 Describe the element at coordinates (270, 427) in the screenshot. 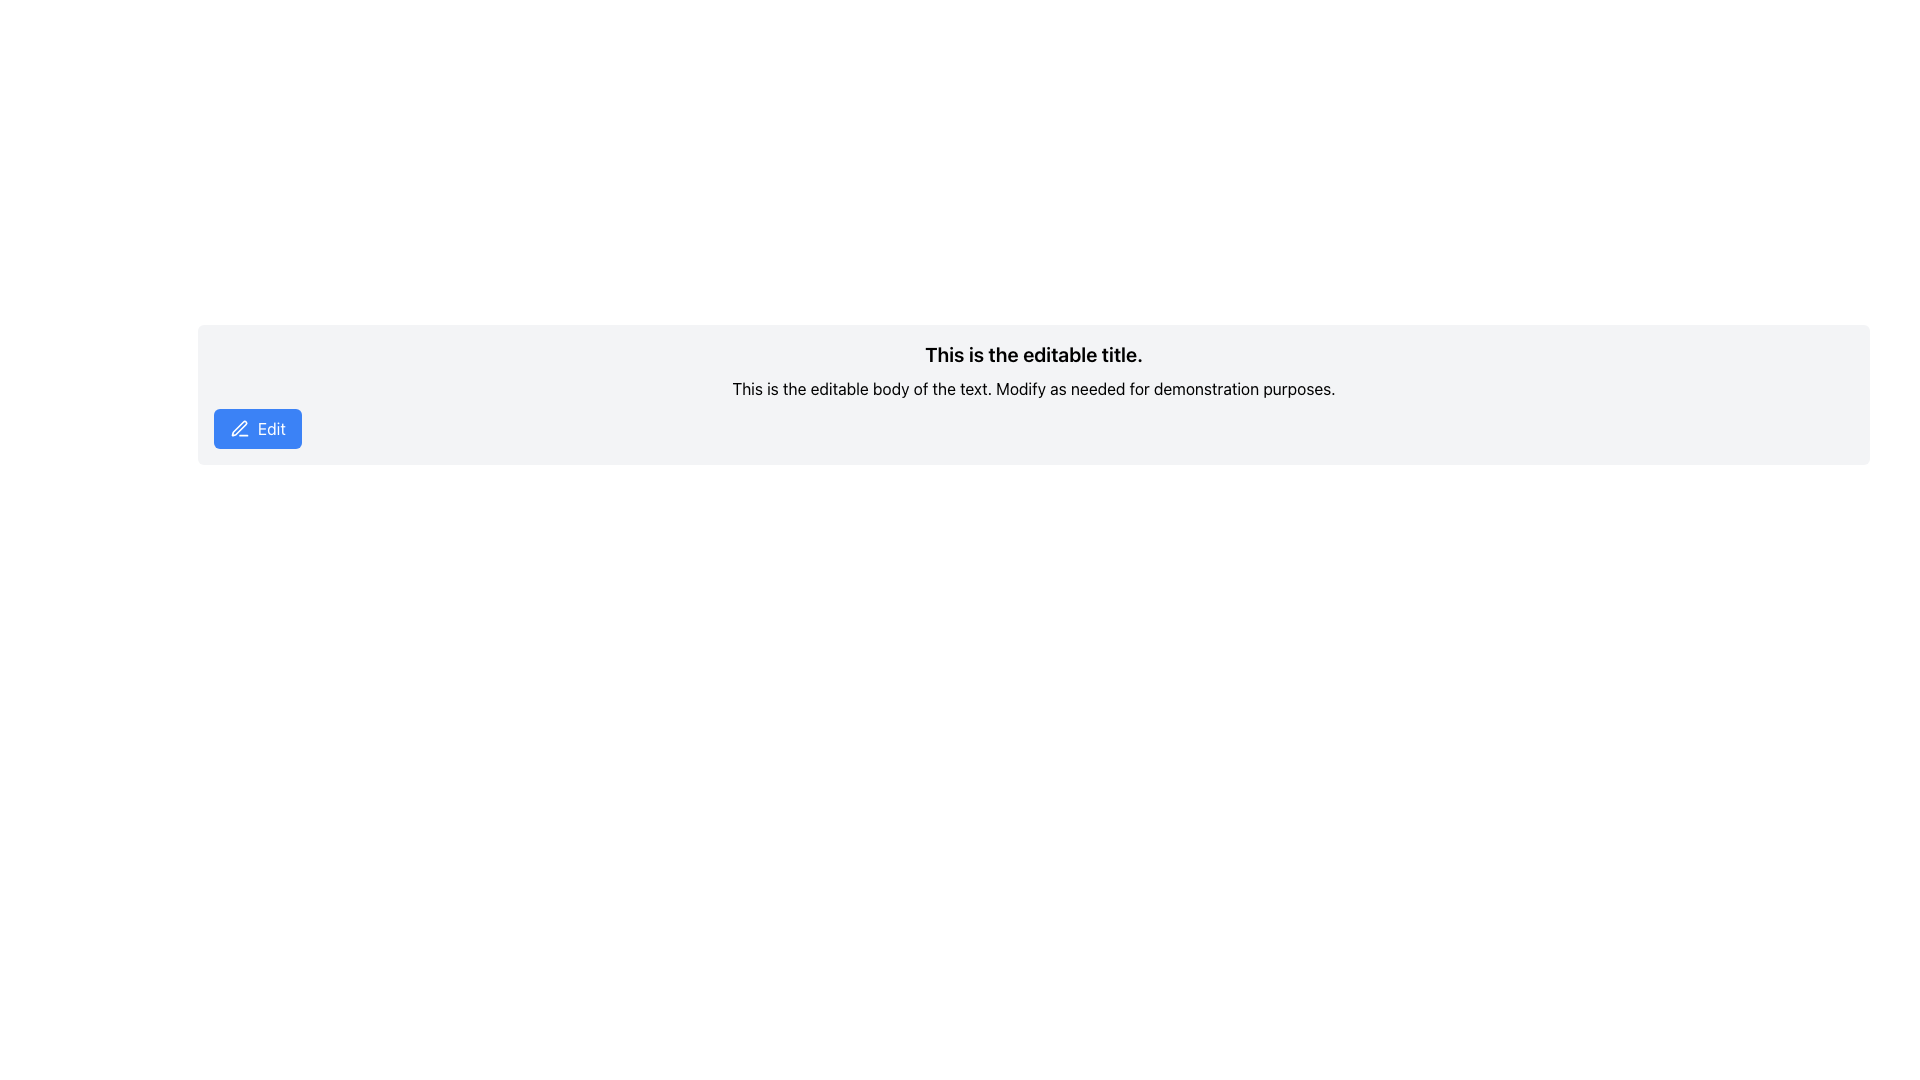

I see `the edit label located within the blue rectangular button with rounded corners, positioned to the right of the pen icon` at that location.